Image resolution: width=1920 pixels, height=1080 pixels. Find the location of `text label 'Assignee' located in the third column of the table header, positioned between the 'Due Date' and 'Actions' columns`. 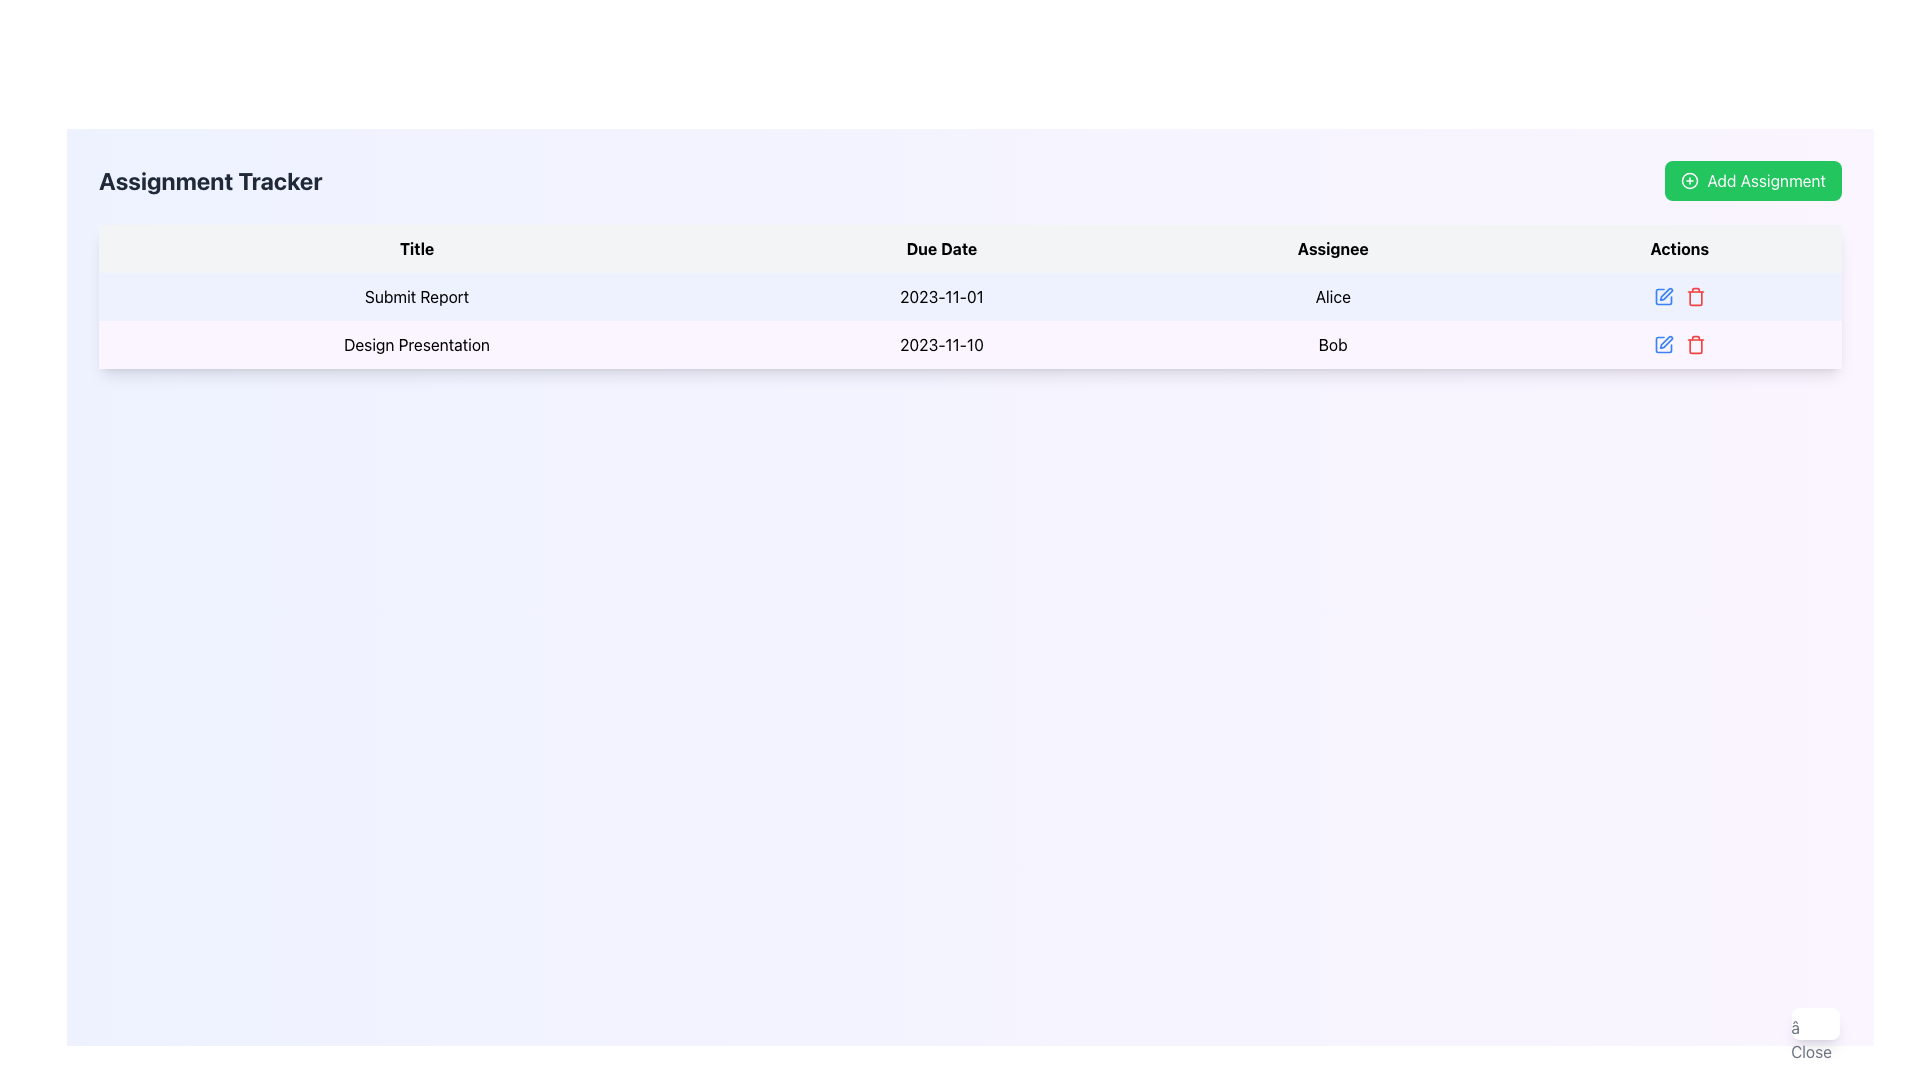

text label 'Assignee' located in the third column of the table header, positioned between the 'Due Date' and 'Actions' columns is located at coordinates (1333, 248).